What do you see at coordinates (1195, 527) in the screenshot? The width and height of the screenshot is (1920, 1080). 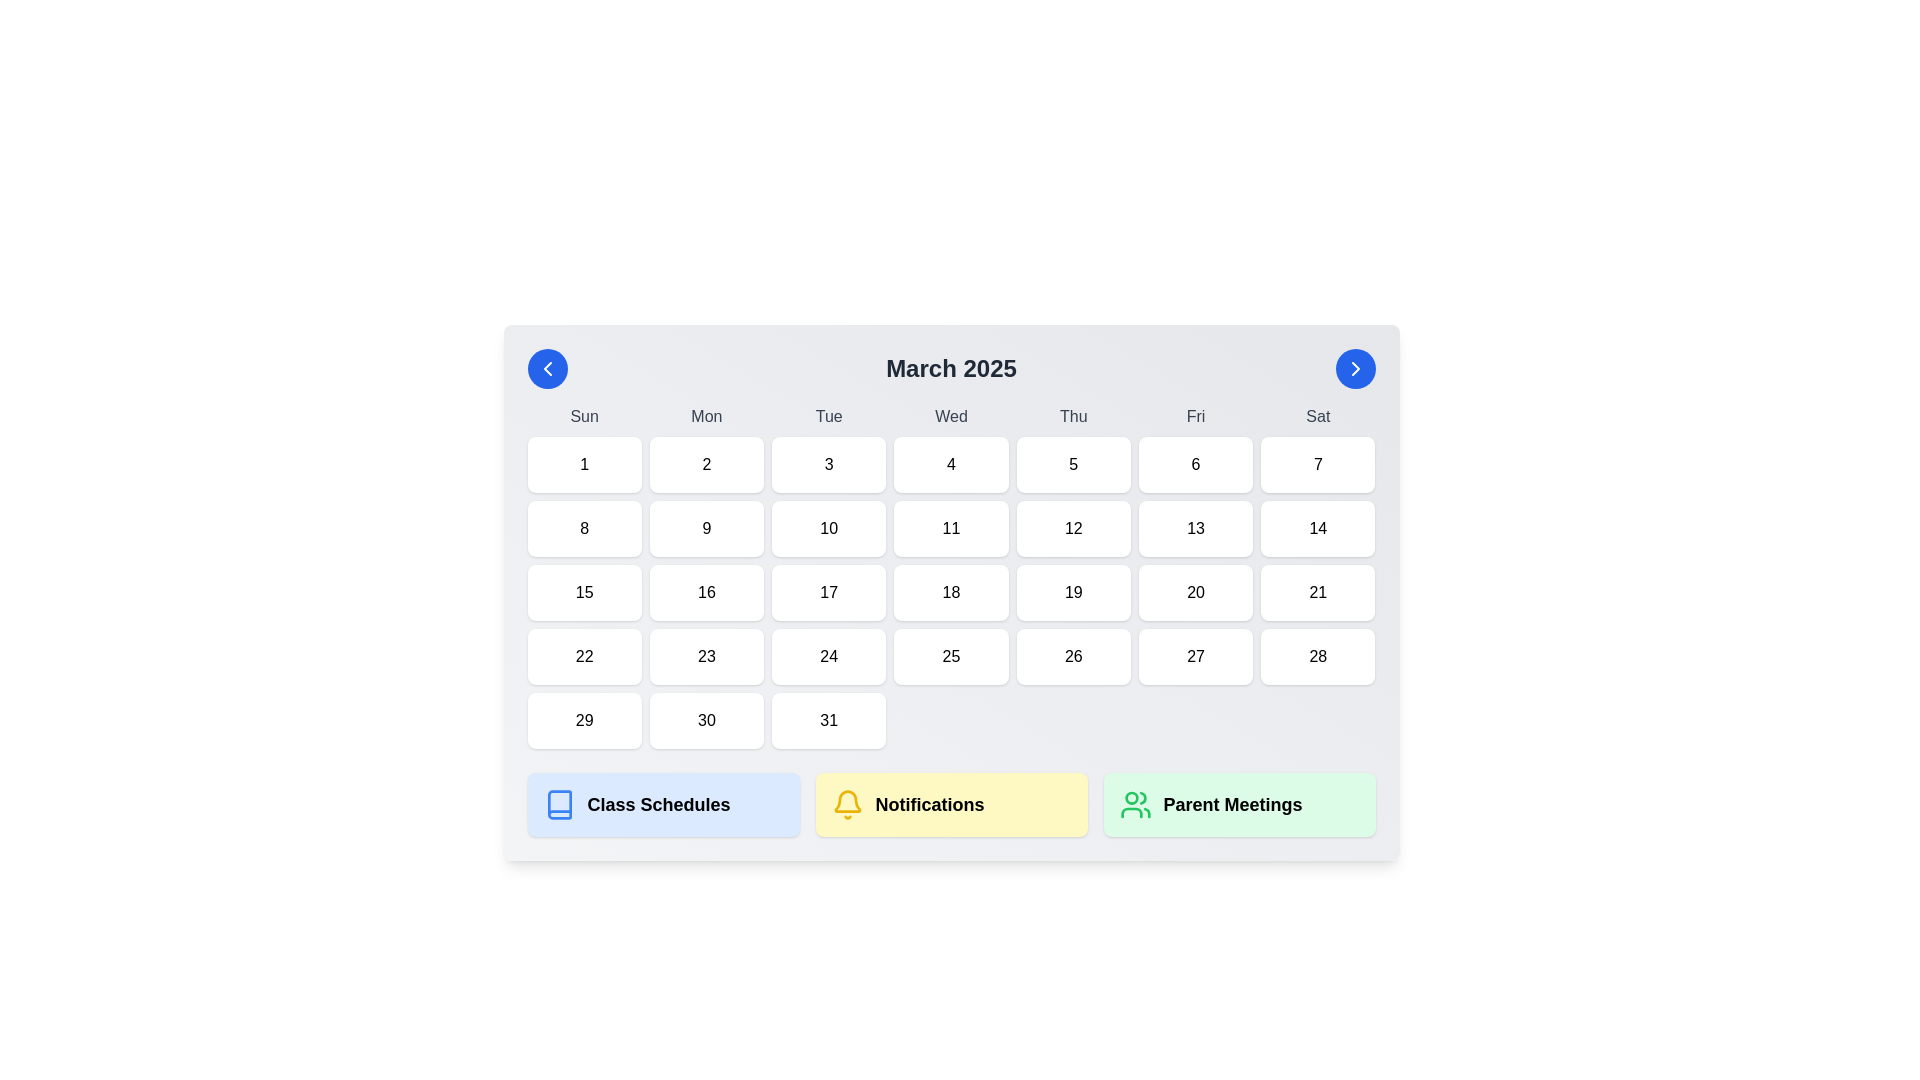 I see `the Calendar Date Cell displaying the number '13' located in the fifth column of the third row beneath the 'Fri' header` at bounding box center [1195, 527].